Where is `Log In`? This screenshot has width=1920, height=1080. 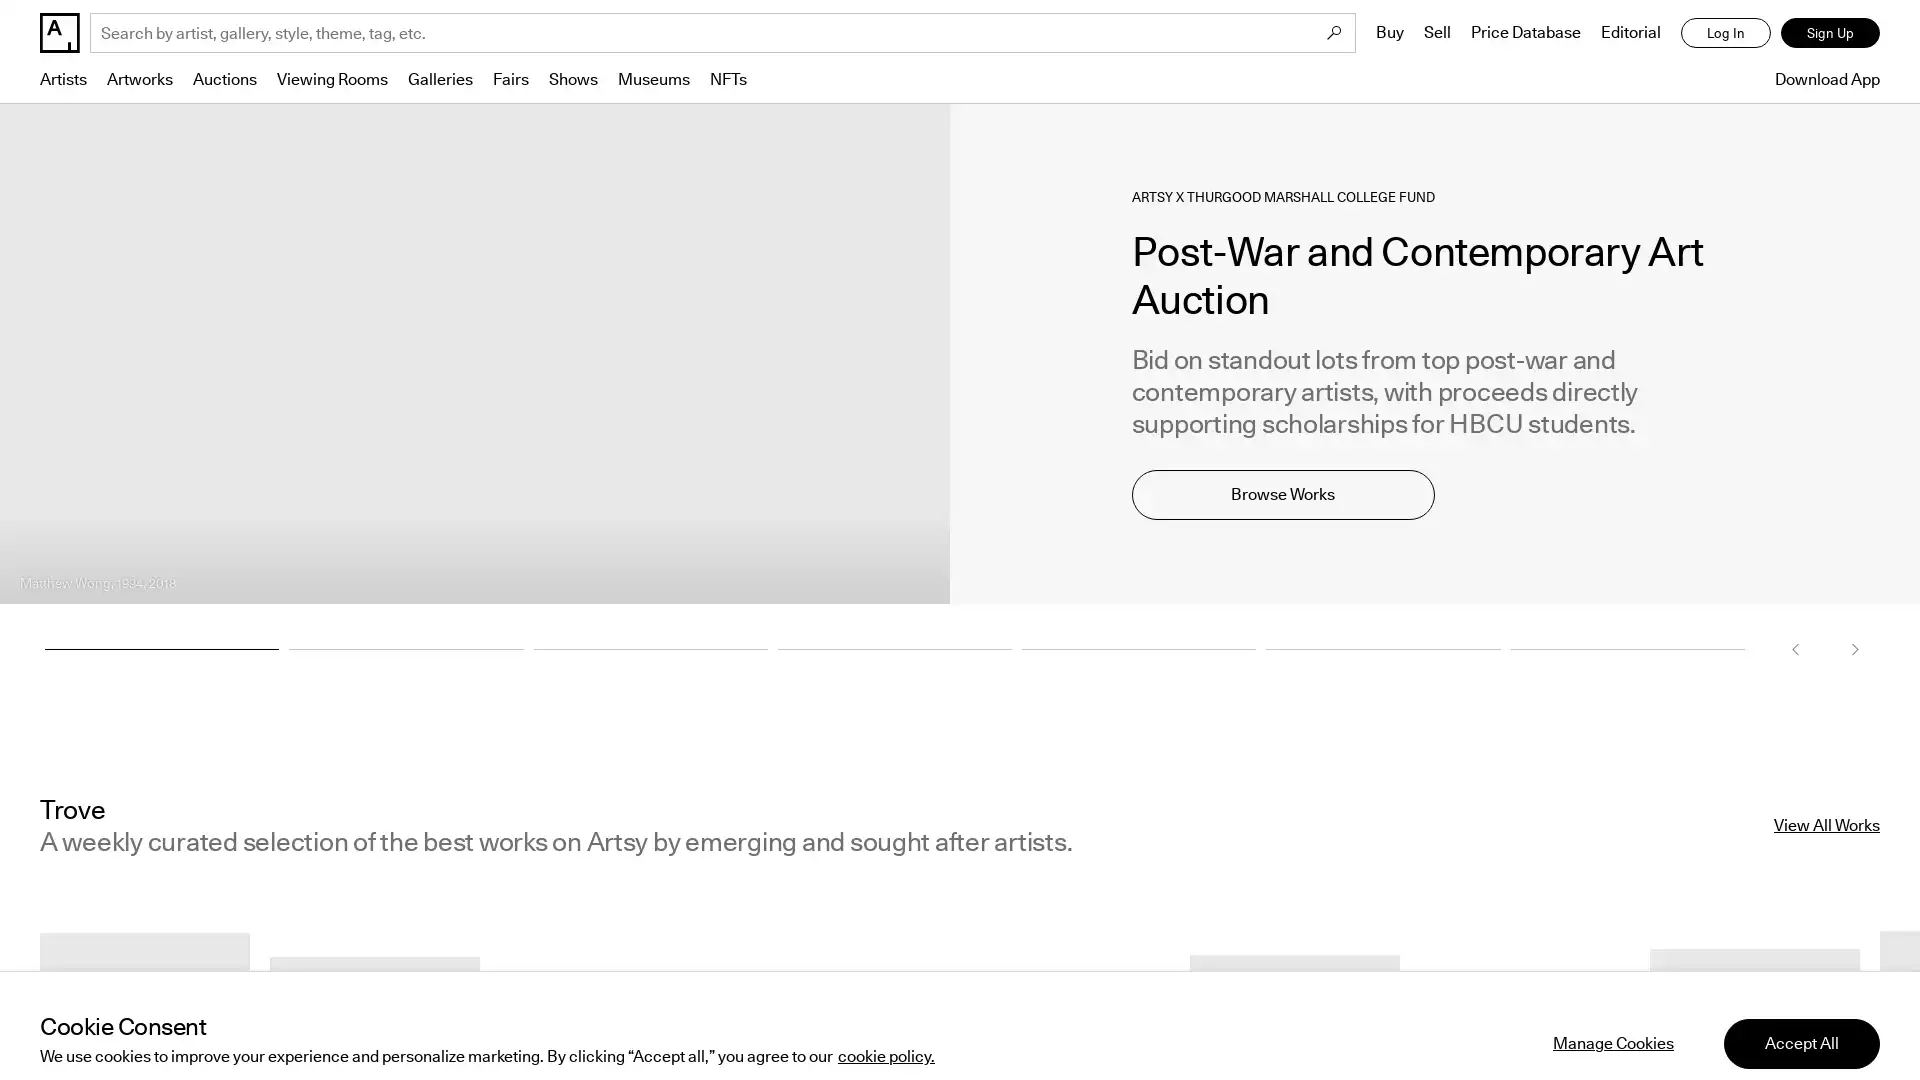
Log In is located at coordinates (1725, 33).